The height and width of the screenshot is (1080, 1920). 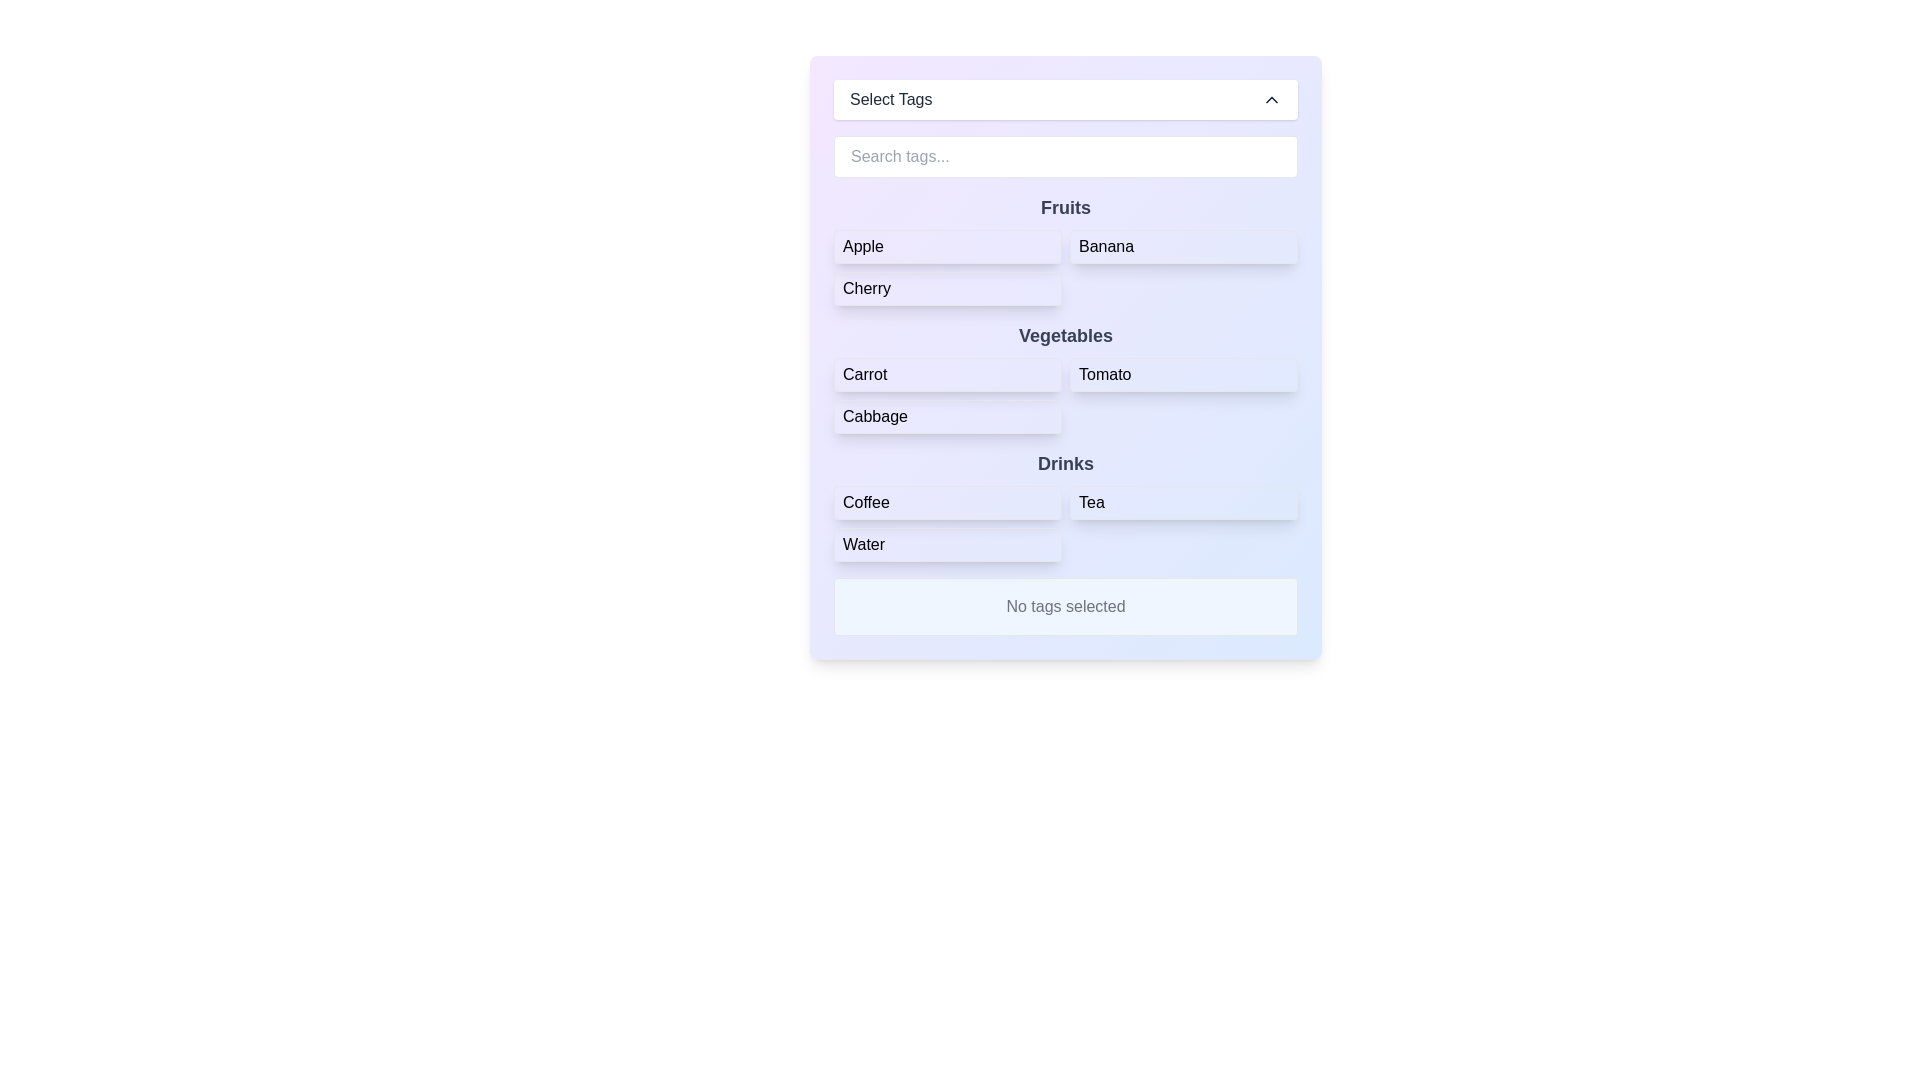 I want to click on the 'Apple' button located in the top-left corner of the 'Fruits' section, so click(x=947, y=245).